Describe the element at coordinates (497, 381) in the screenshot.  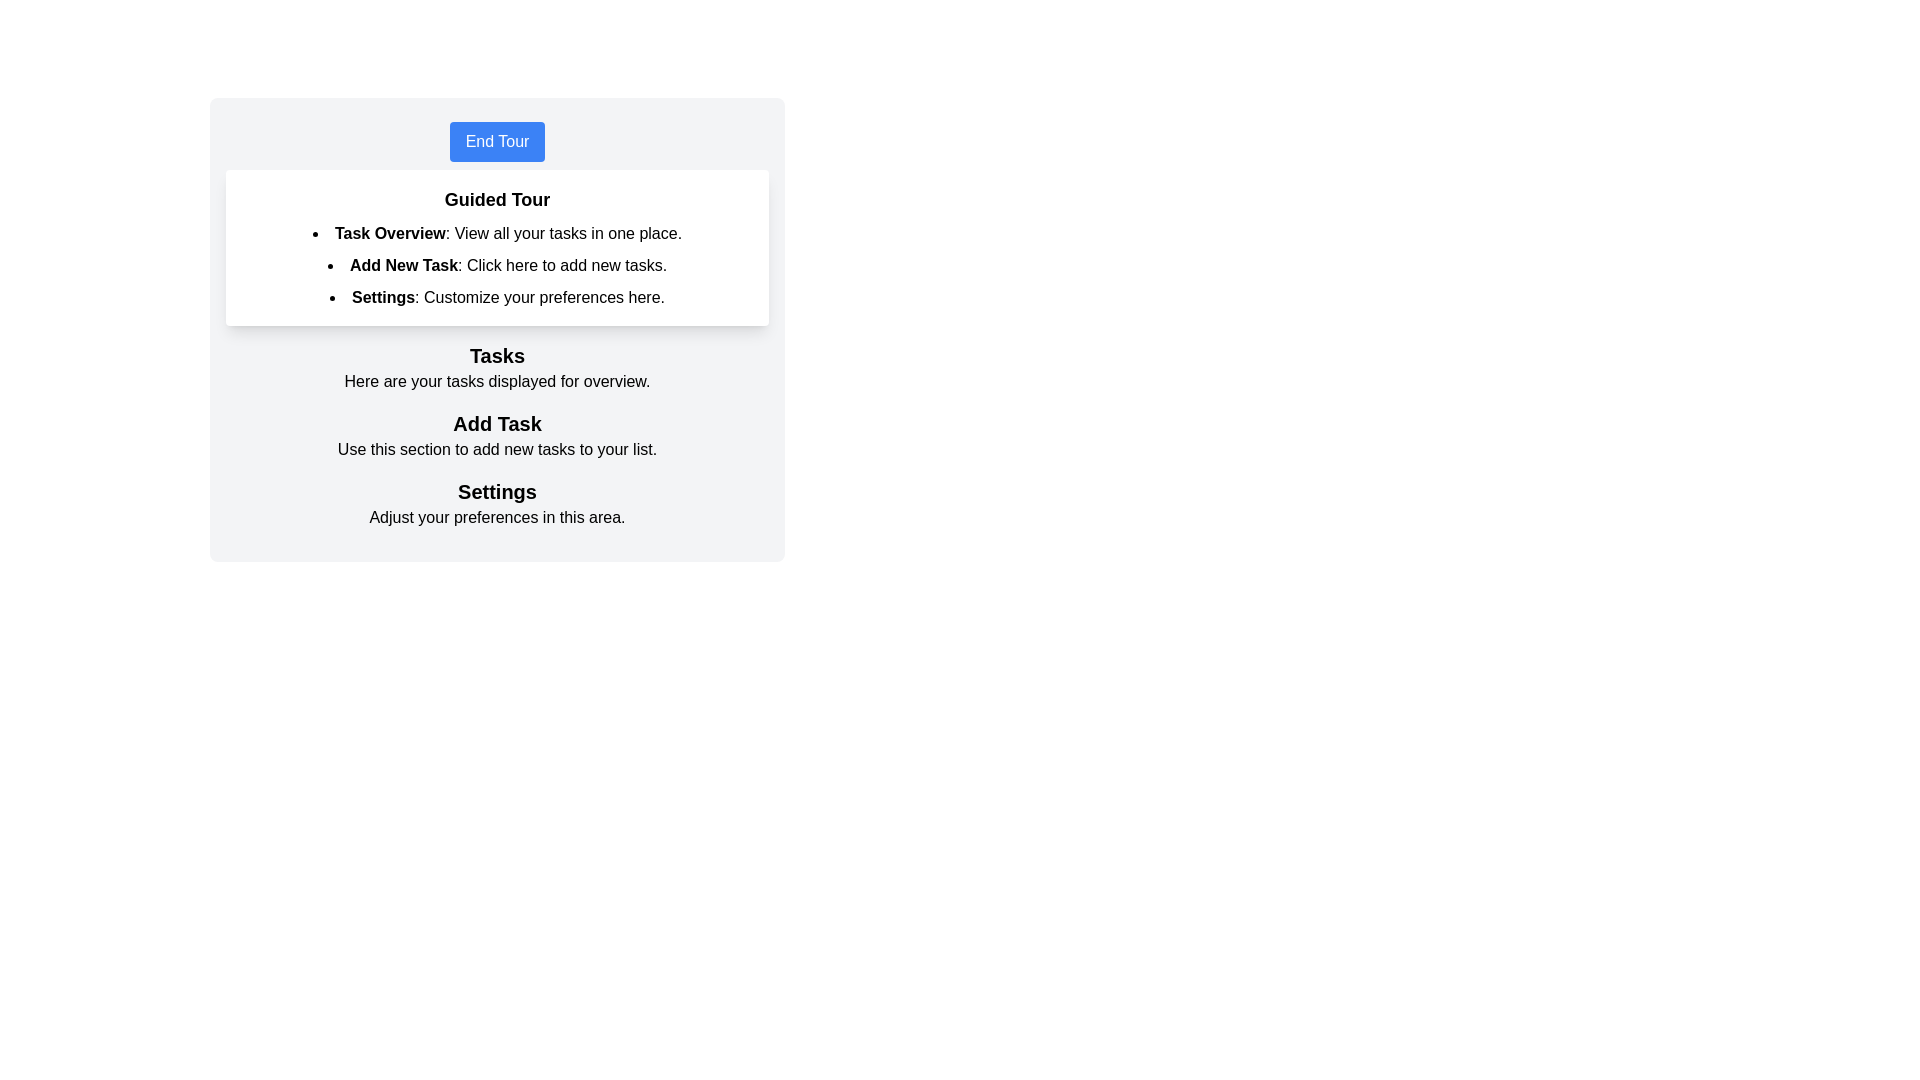
I see `the descriptive label for the 'Tasks' section, which provides information about the displayed tasks, located directly below the bold text 'Tasks'` at that location.